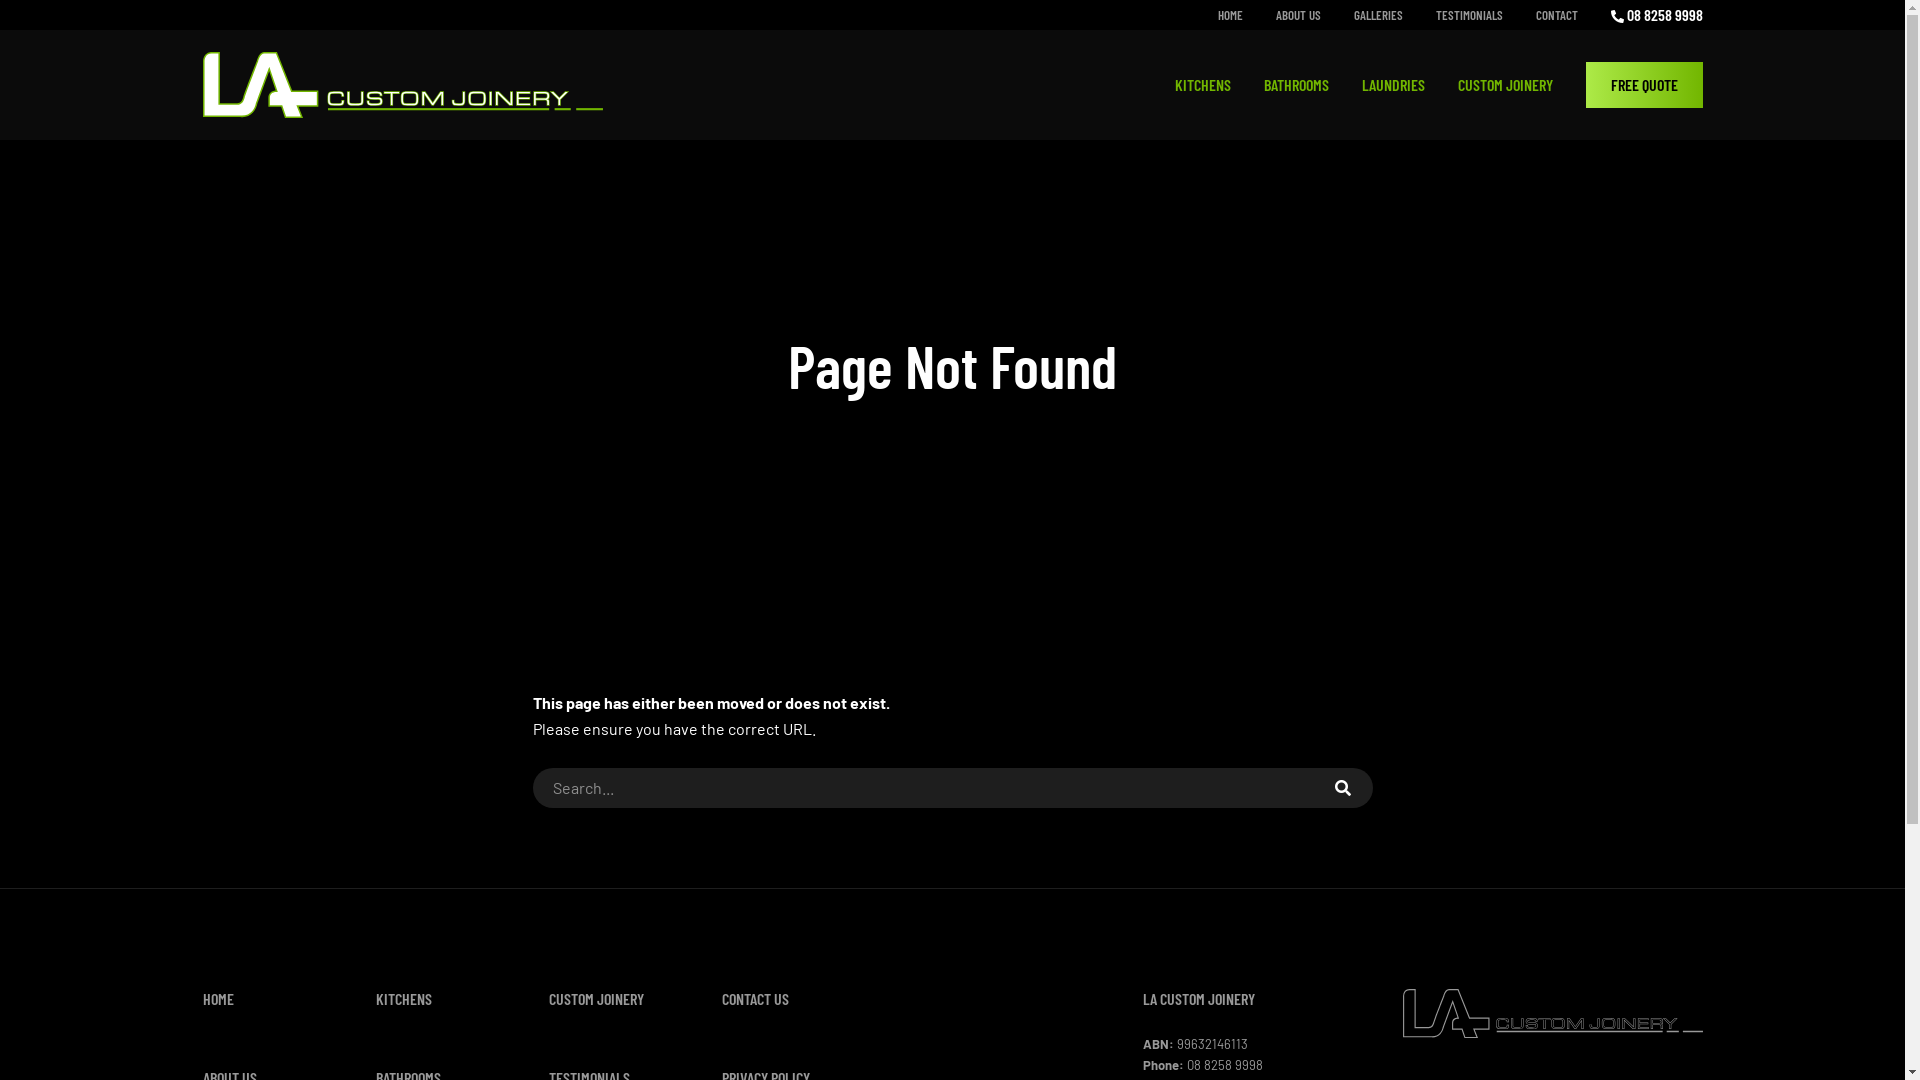  Describe the element at coordinates (754, 998) in the screenshot. I see `'CONTACT US'` at that location.